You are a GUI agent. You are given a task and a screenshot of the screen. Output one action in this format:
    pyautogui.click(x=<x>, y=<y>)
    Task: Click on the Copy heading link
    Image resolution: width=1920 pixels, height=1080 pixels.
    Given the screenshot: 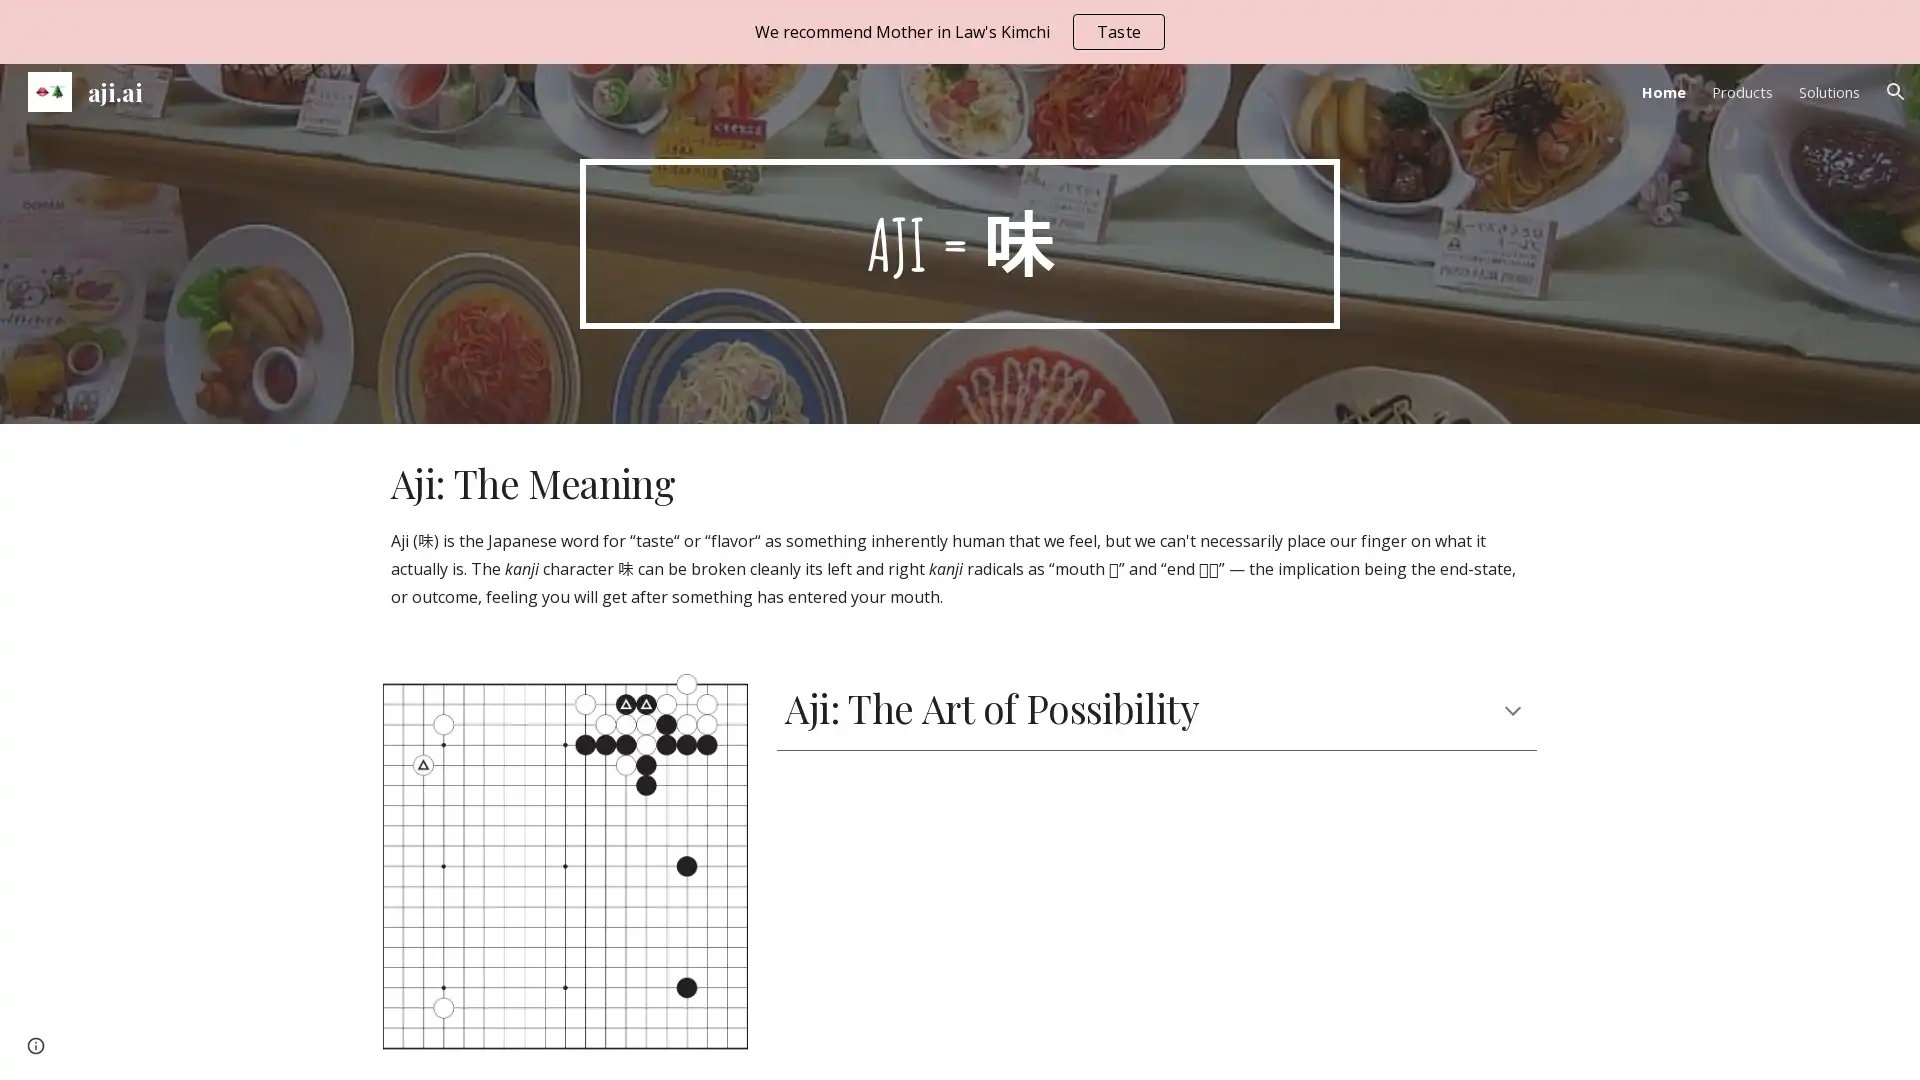 What is the action you would take?
    pyautogui.click(x=1221, y=707)
    